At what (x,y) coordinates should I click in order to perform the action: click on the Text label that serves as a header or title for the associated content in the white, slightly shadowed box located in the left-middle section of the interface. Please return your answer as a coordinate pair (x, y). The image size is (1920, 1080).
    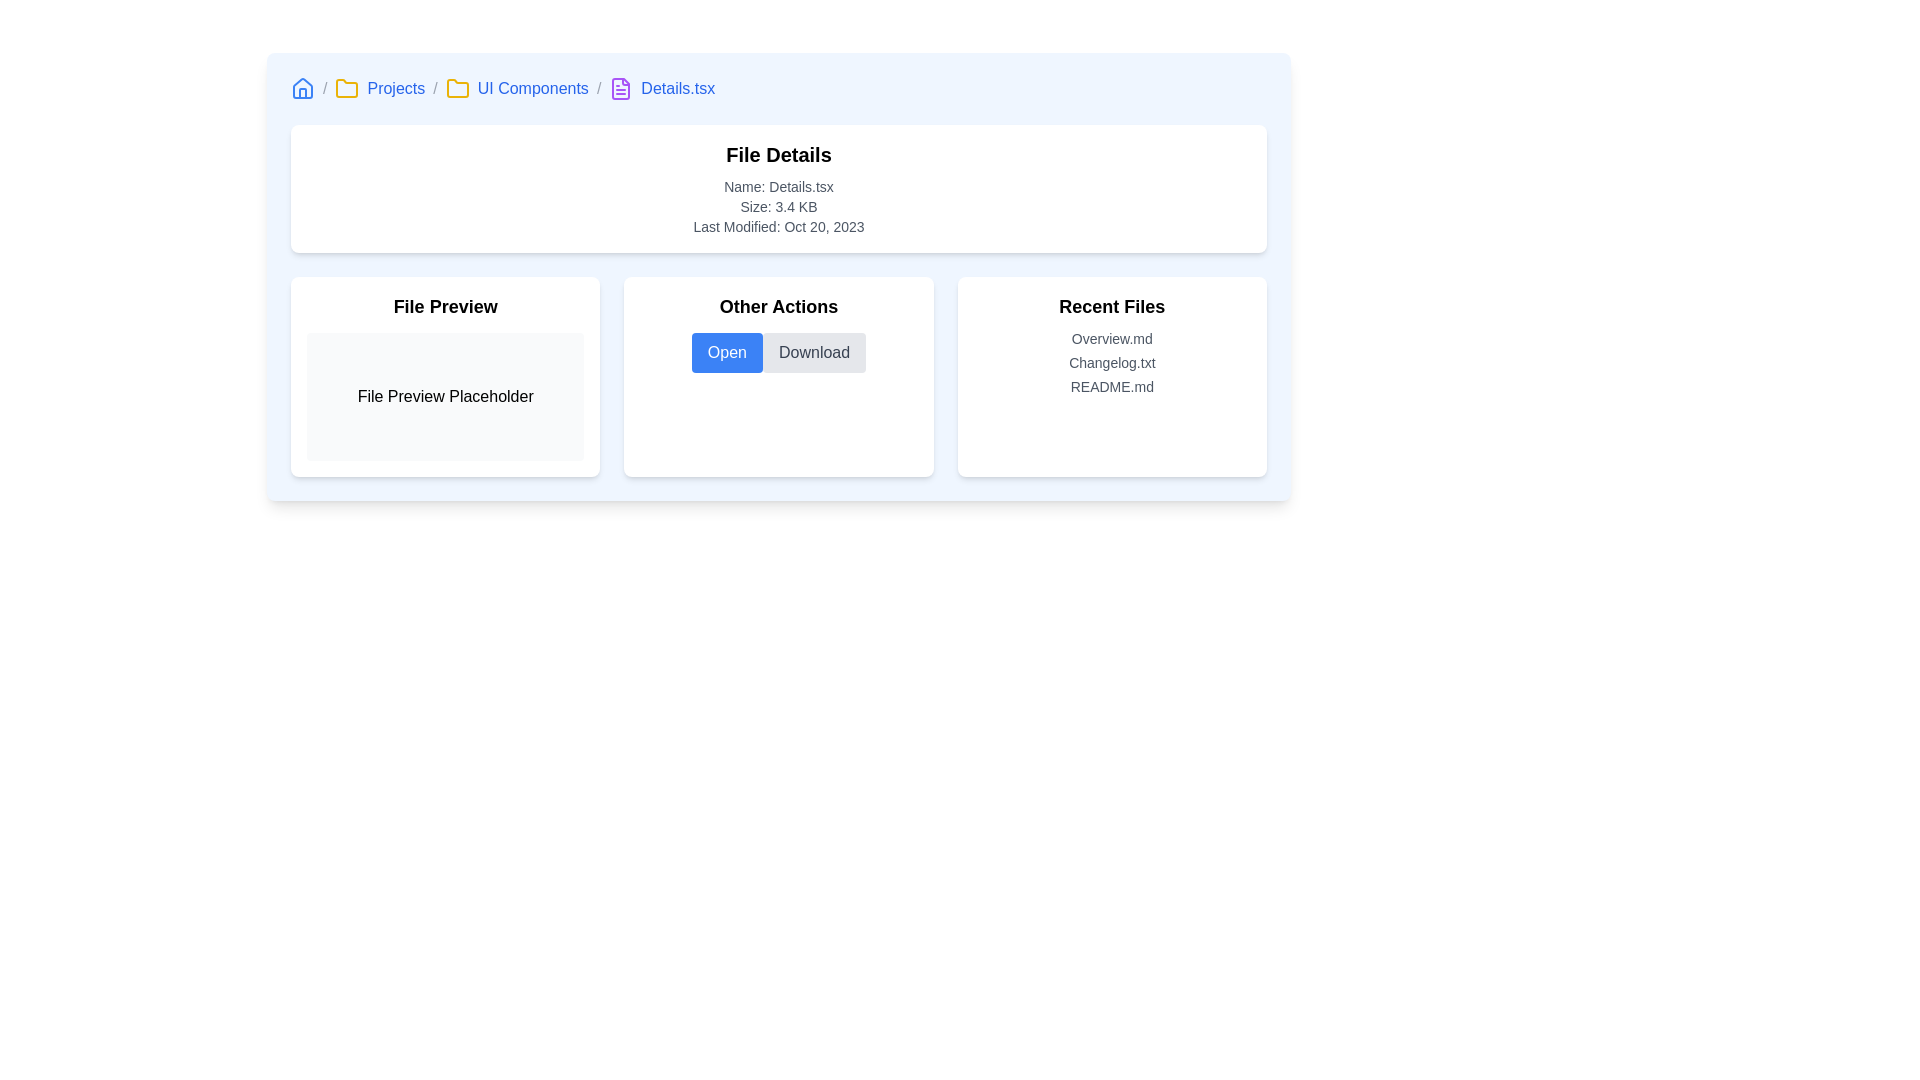
    Looking at the image, I should click on (444, 307).